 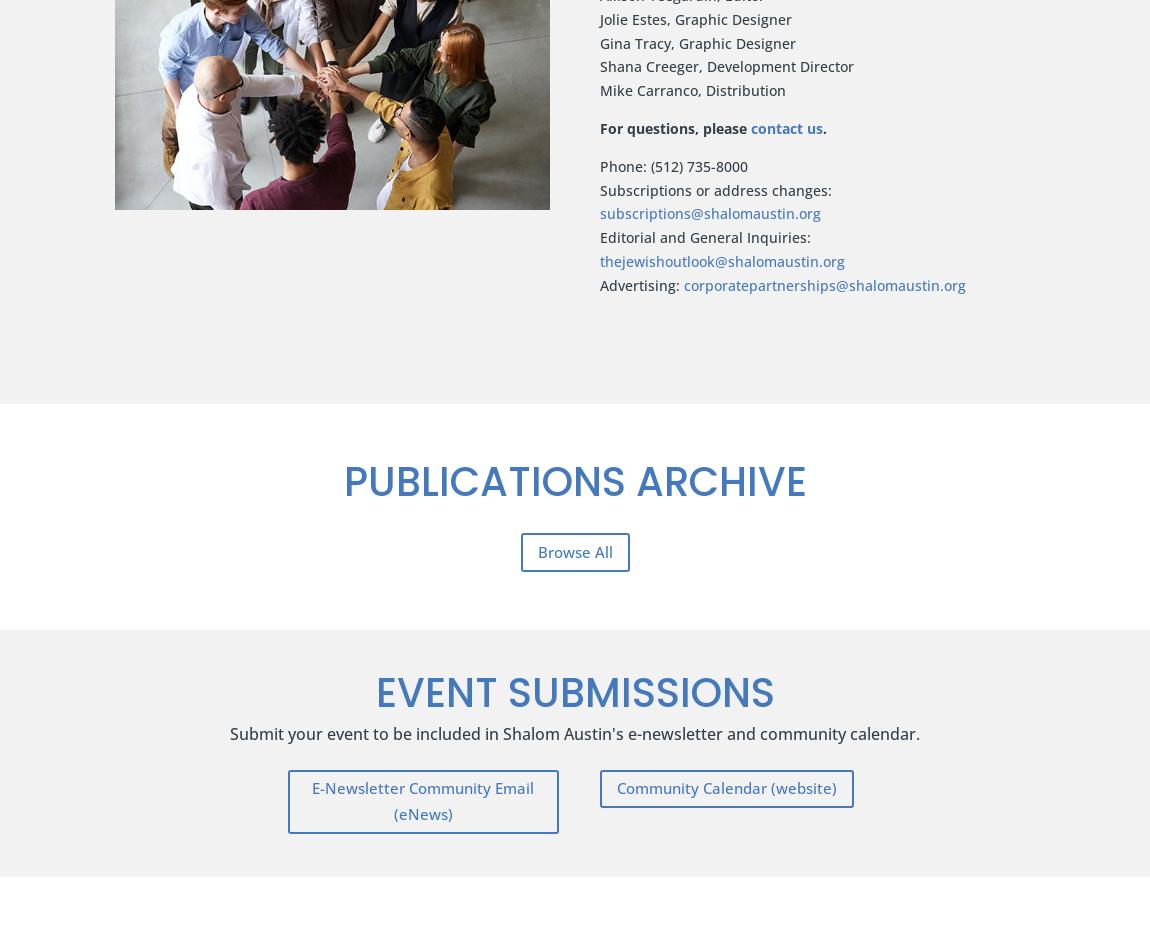 What do you see at coordinates (694, 18) in the screenshot?
I see `'Jolie Estes, Graphic Designer'` at bounding box center [694, 18].